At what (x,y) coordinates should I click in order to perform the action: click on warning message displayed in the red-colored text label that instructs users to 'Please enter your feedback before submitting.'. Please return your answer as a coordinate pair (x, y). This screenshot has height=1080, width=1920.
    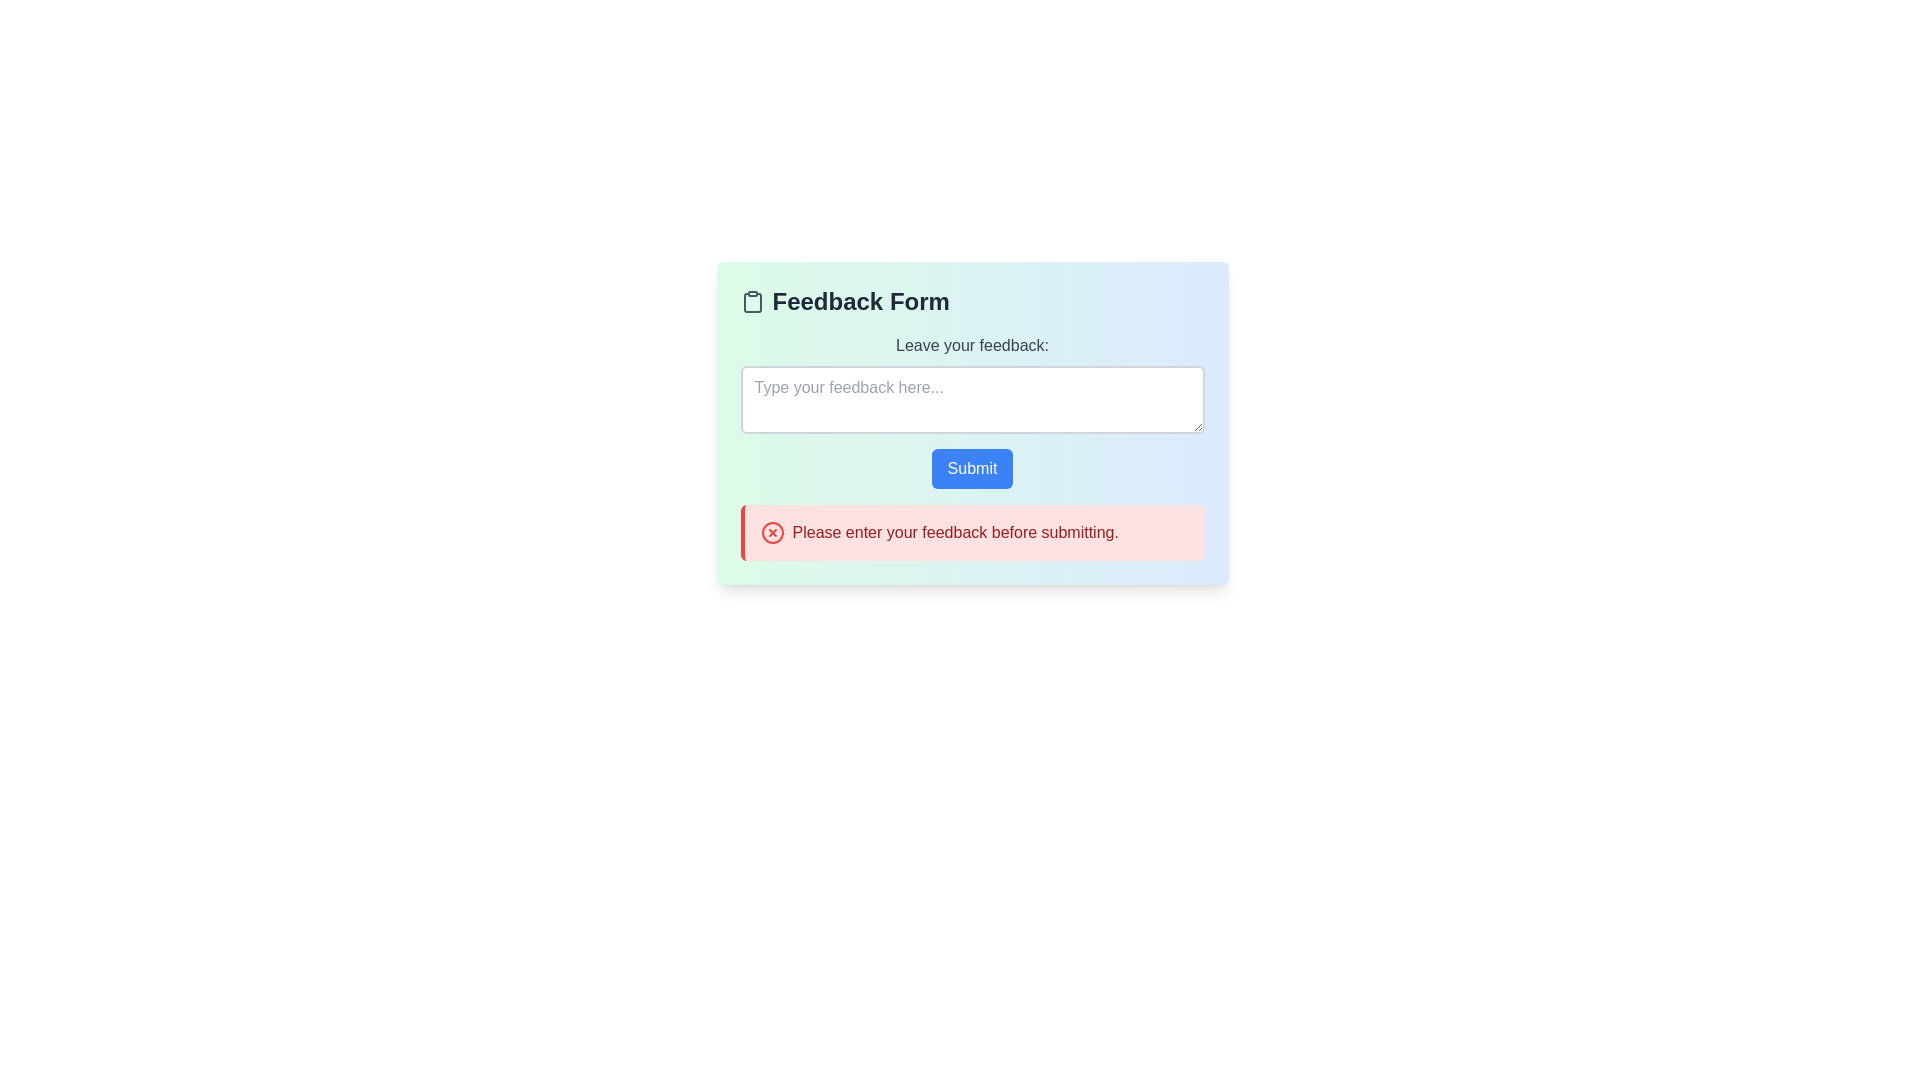
    Looking at the image, I should click on (954, 531).